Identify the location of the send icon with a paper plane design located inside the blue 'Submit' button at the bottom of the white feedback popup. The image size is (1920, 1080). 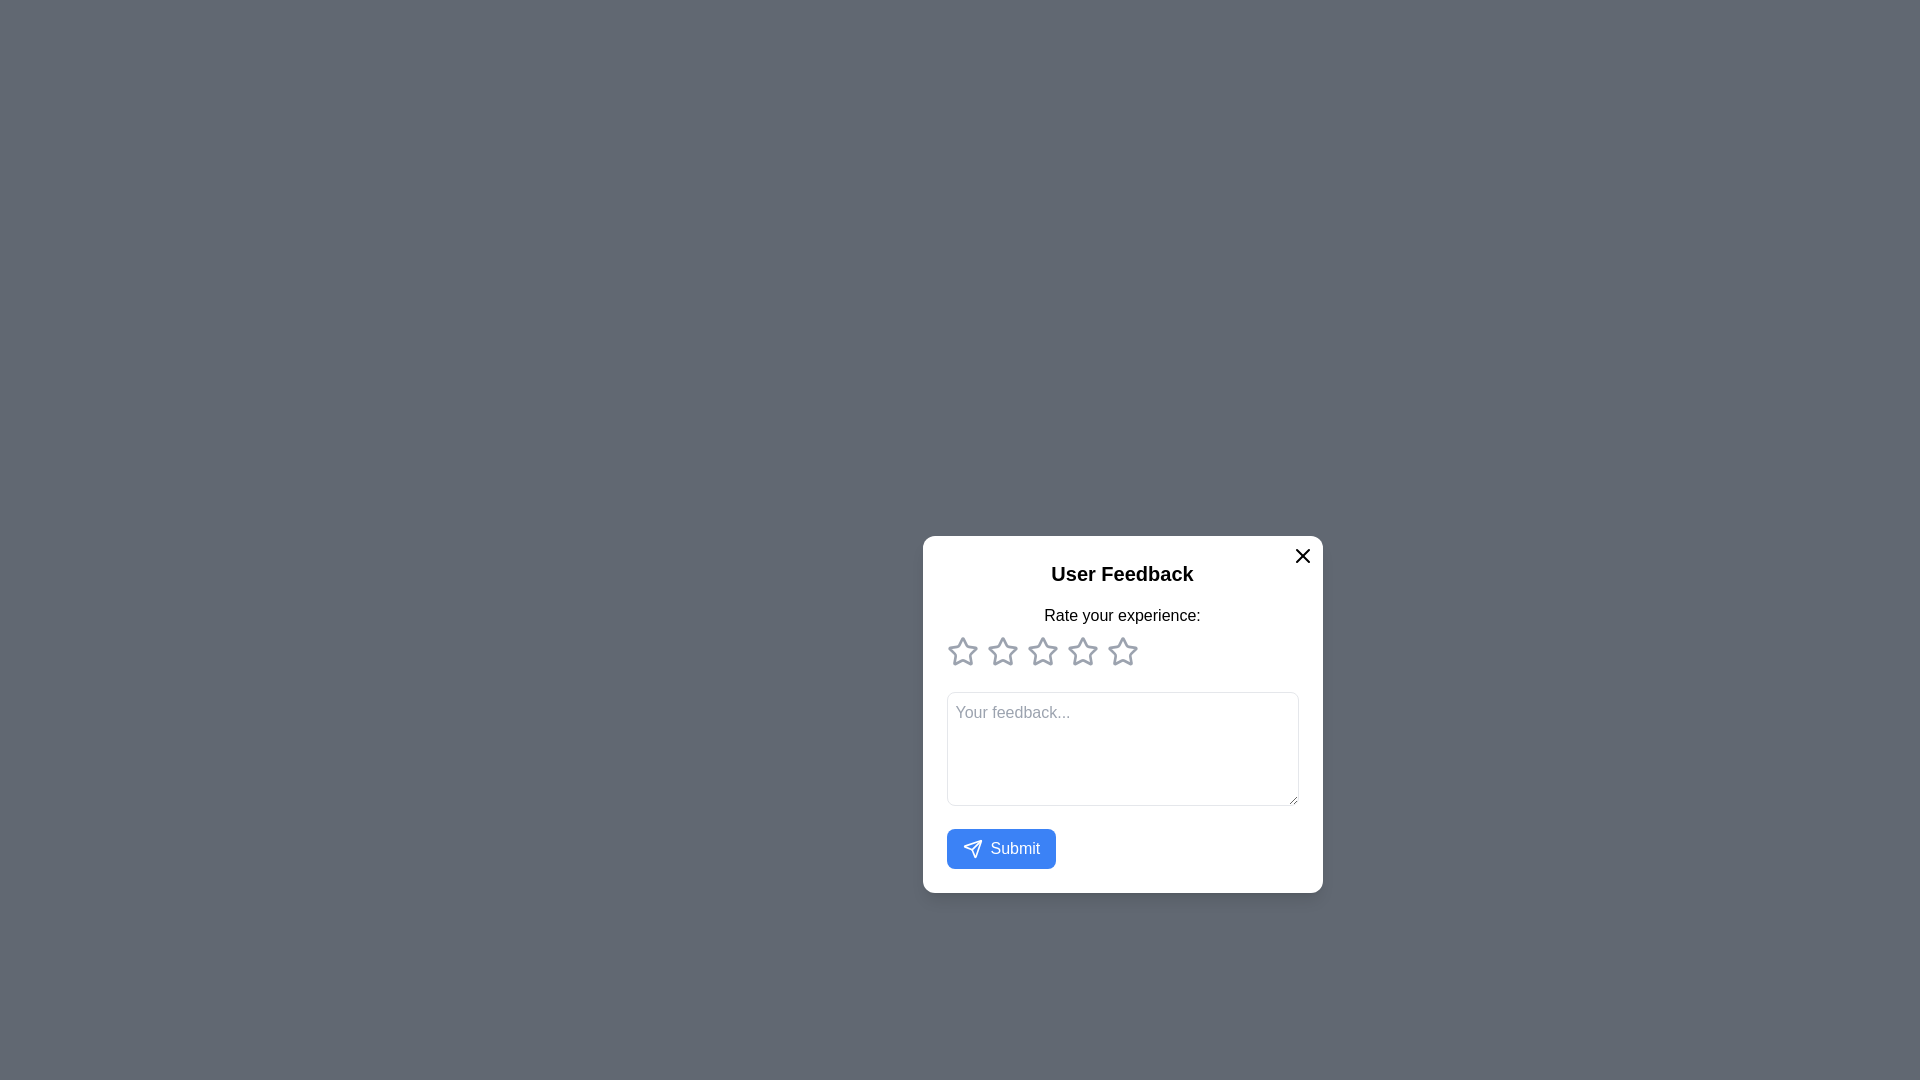
(972, 848).